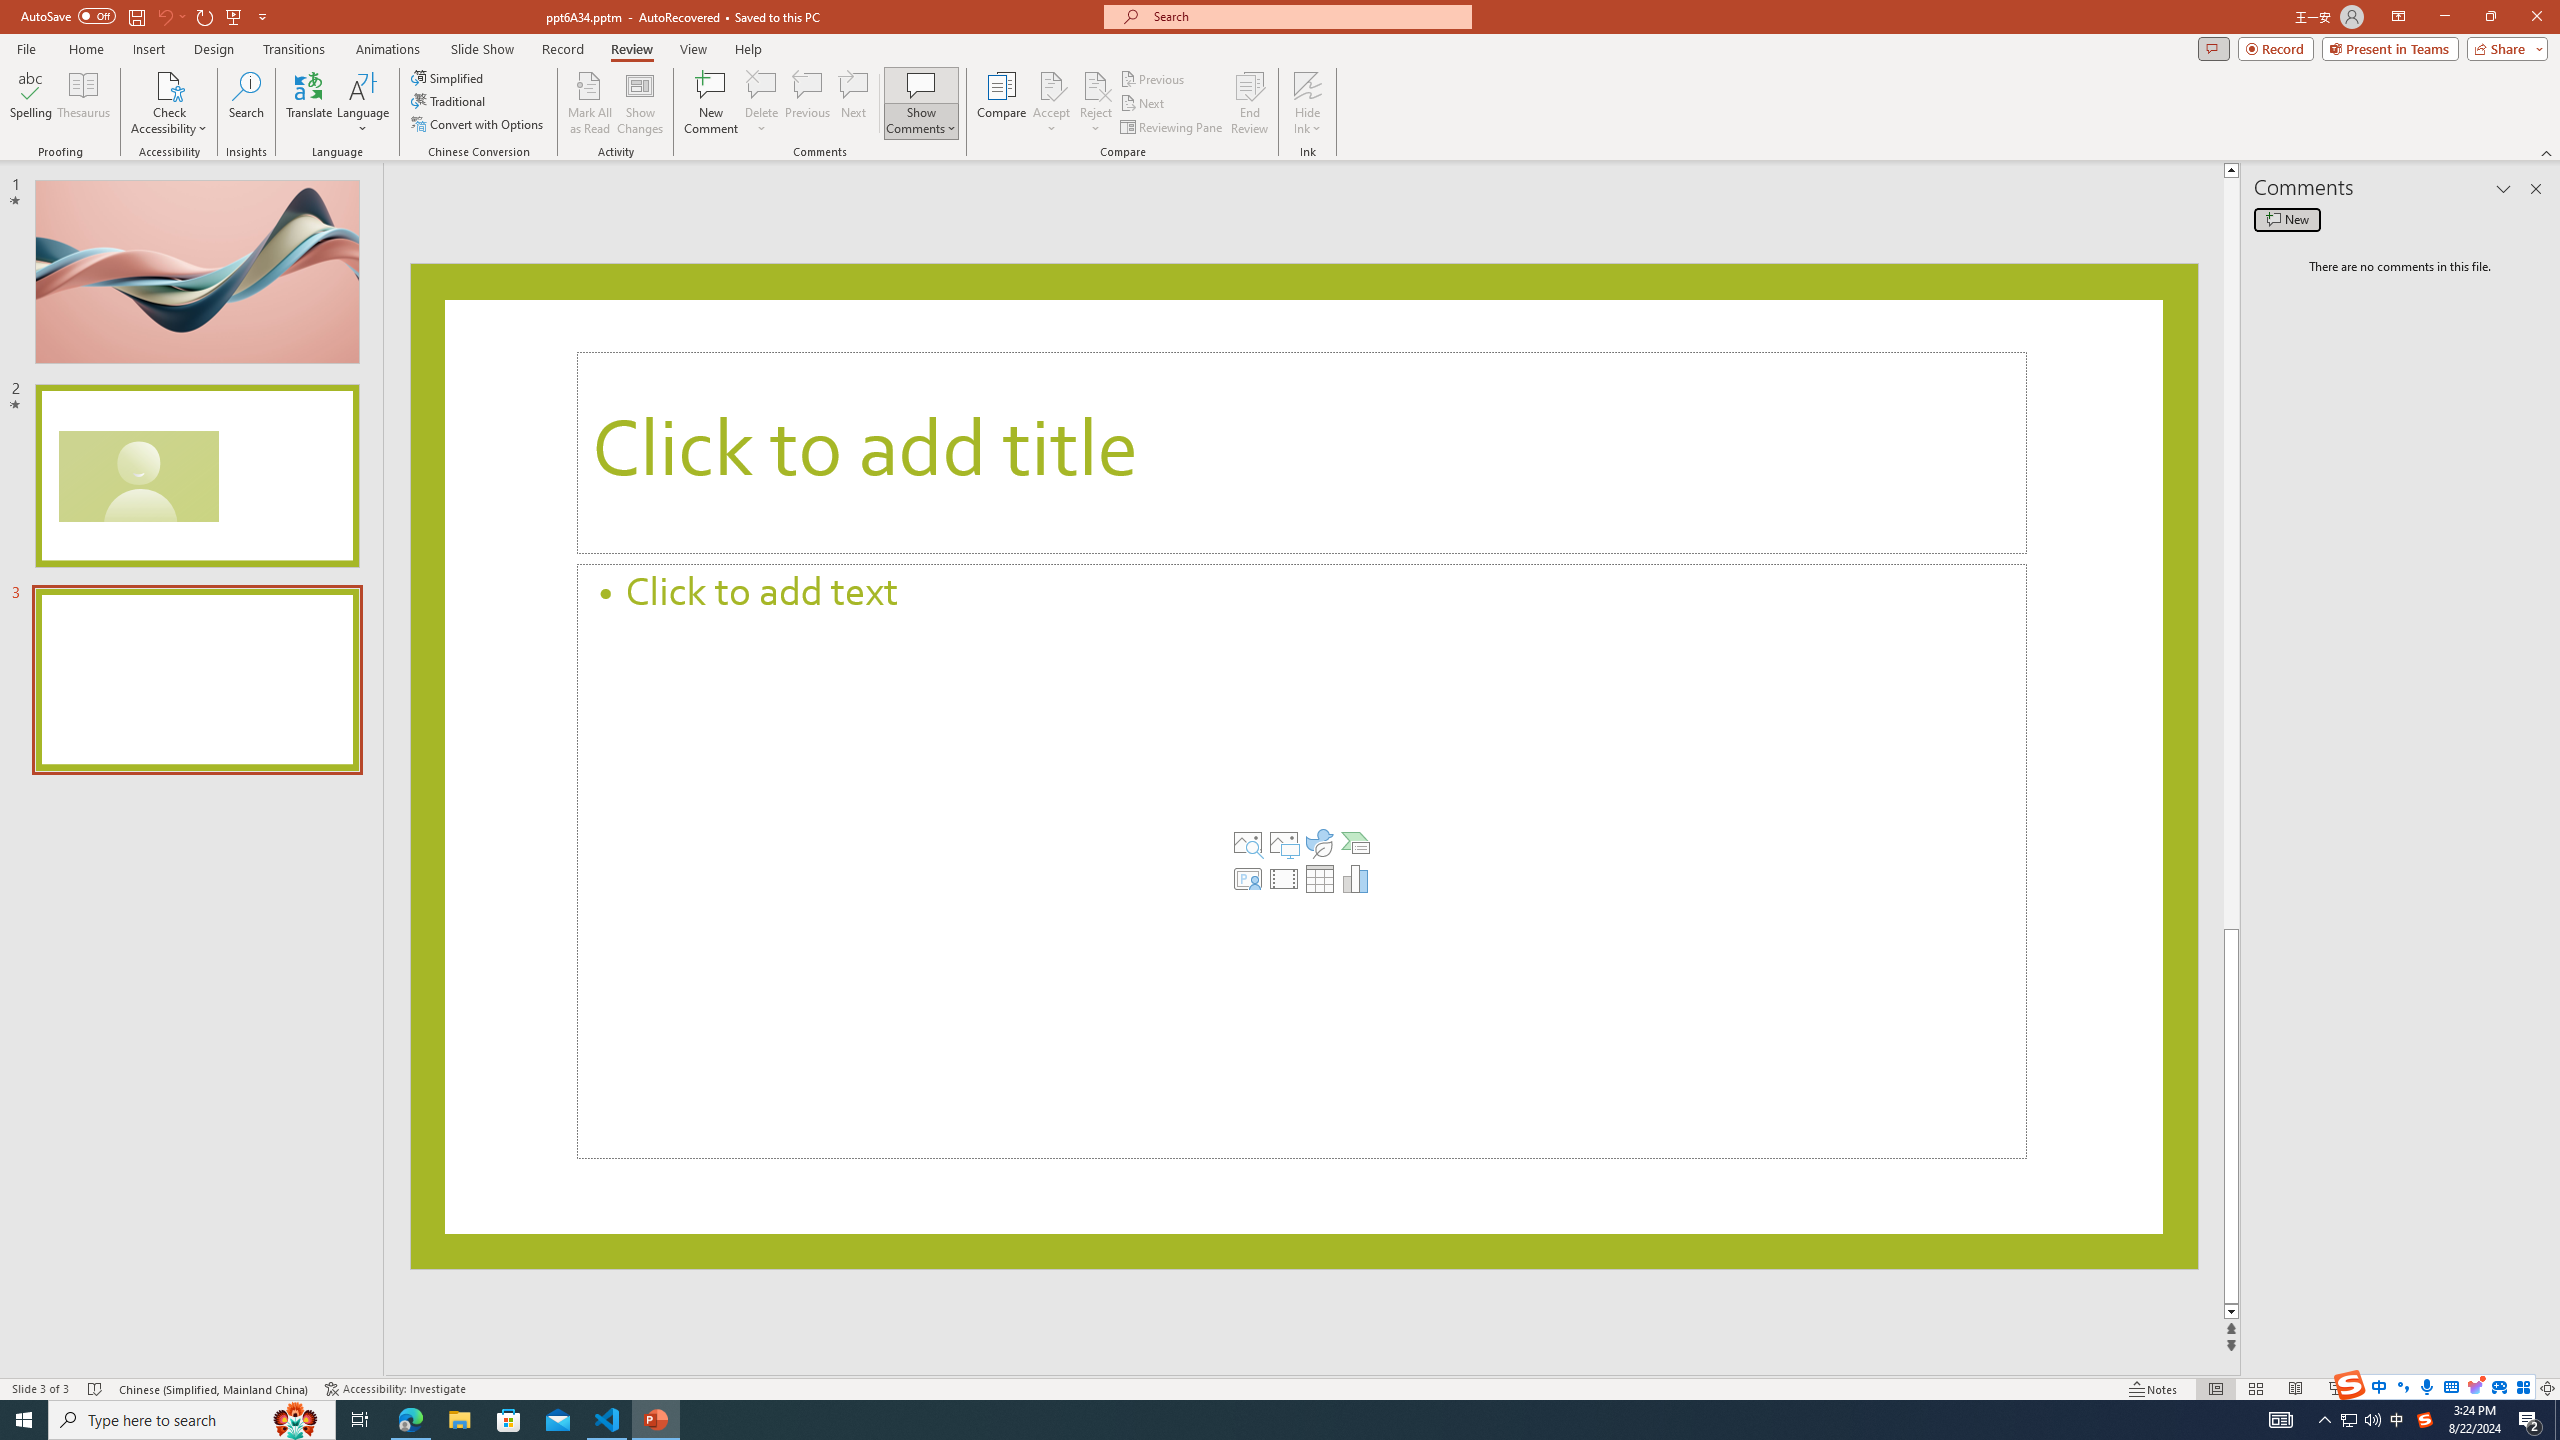  I want to click on 'Delete', so click(761, 84).